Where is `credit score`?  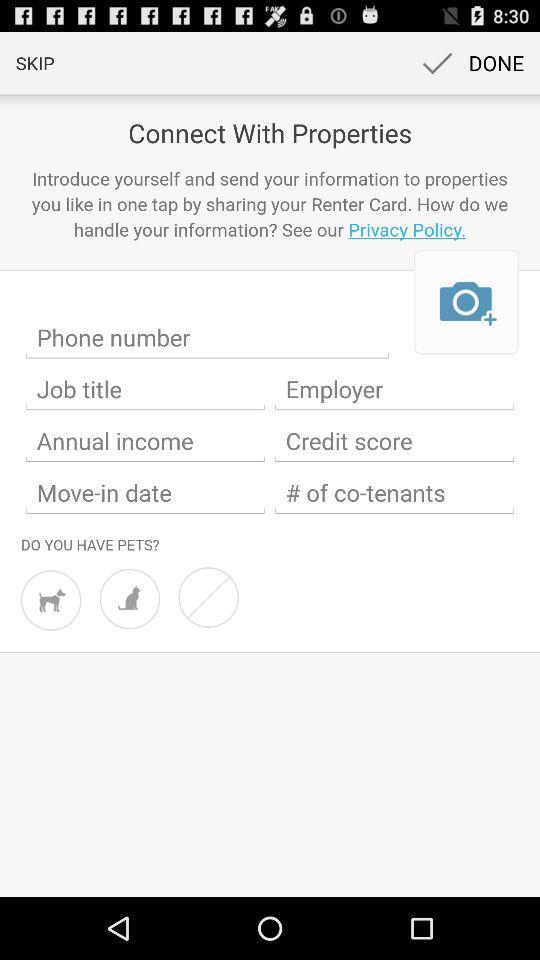
credit score is located at coordinates (394, 441).